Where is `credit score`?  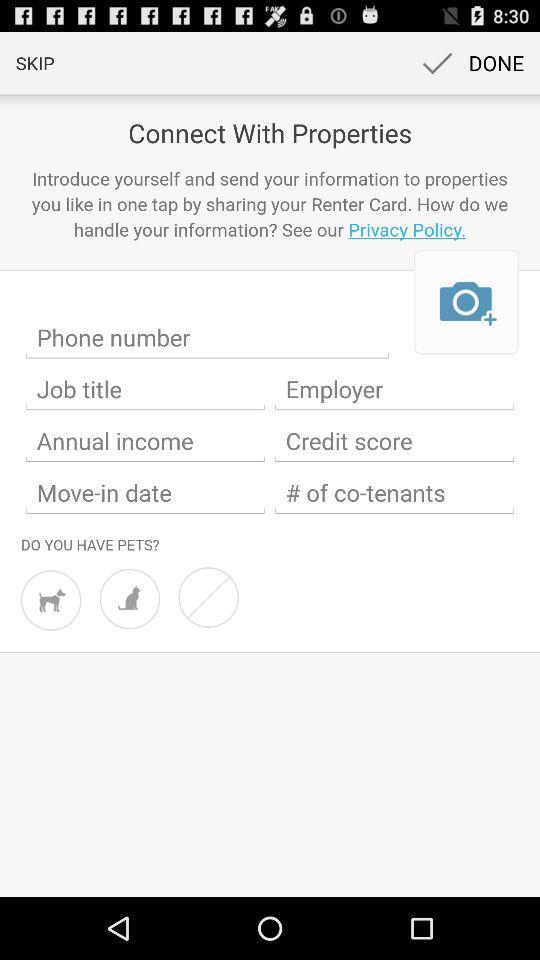
credit score is located at coordinates (394, 441).